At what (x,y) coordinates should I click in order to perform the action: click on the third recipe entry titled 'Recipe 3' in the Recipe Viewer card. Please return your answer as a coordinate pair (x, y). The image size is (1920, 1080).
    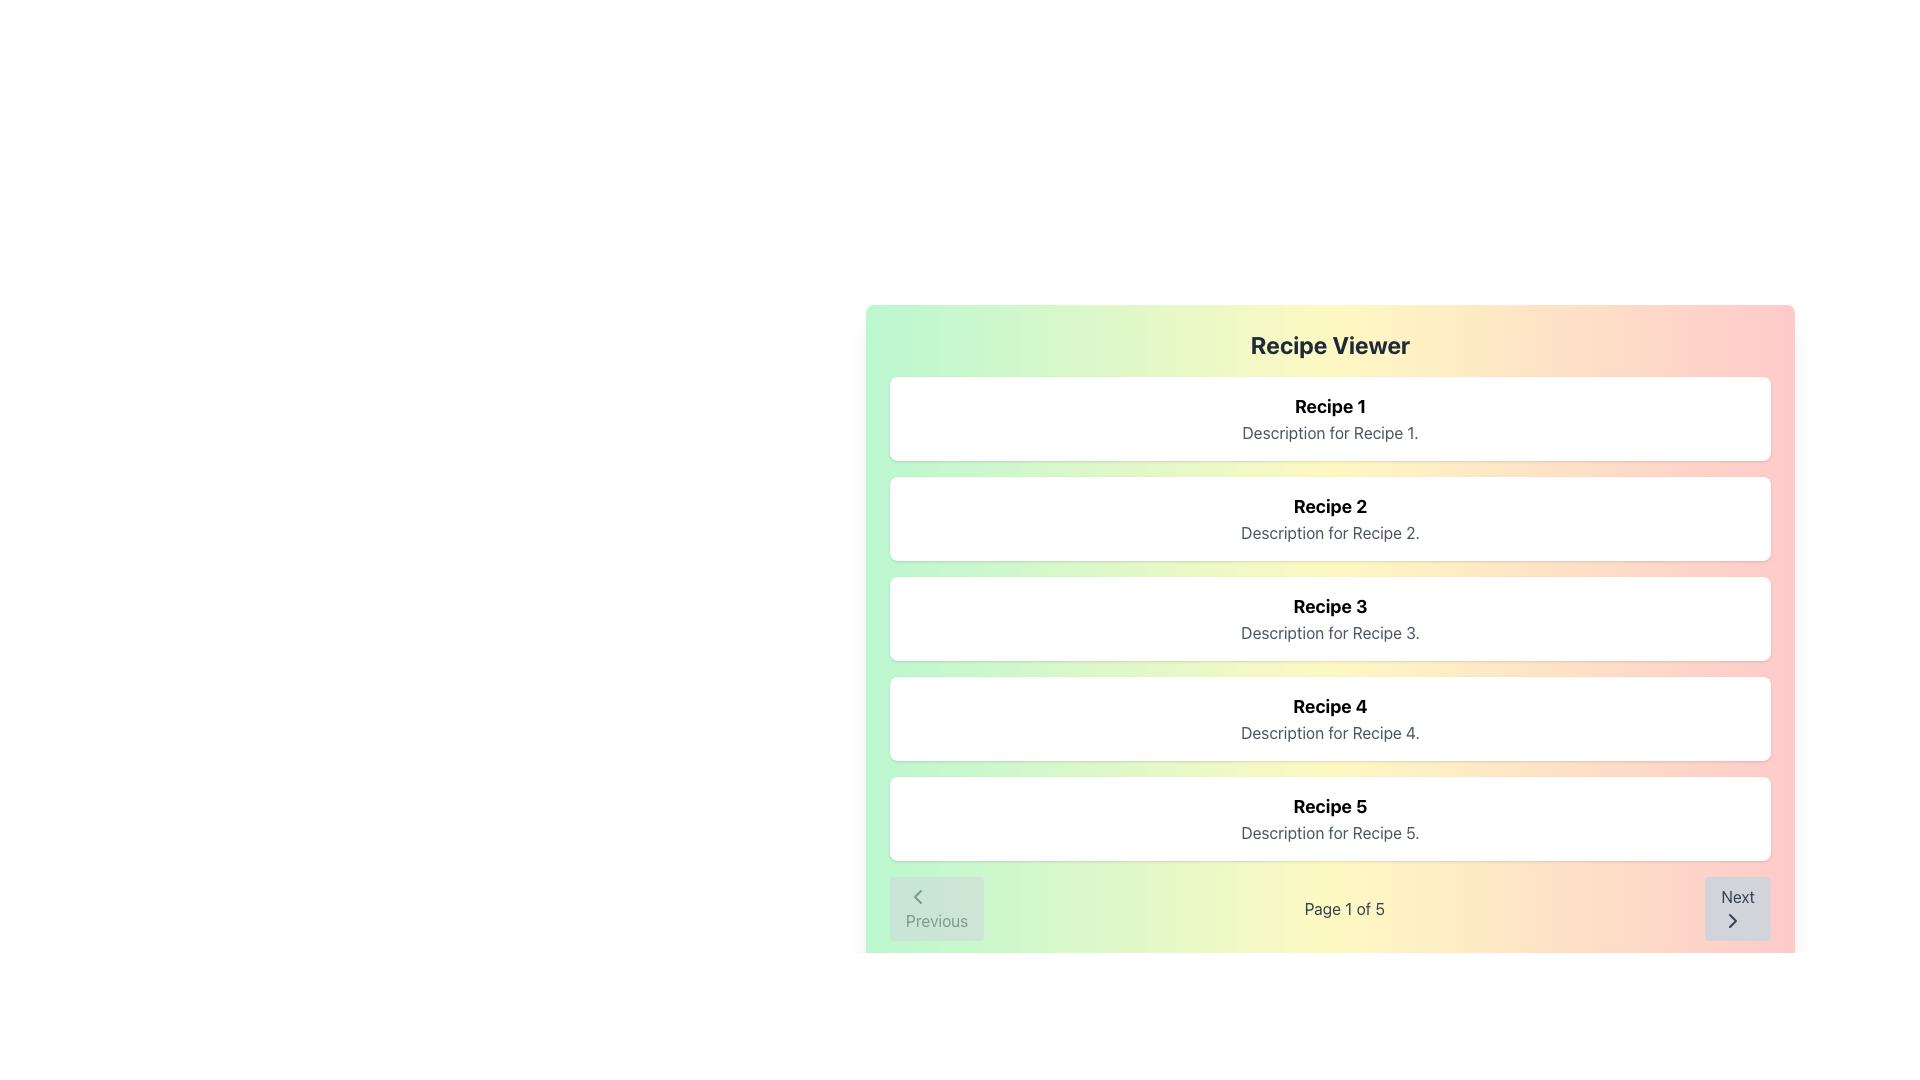
    Looking at the image, I should click on (1330, 617).